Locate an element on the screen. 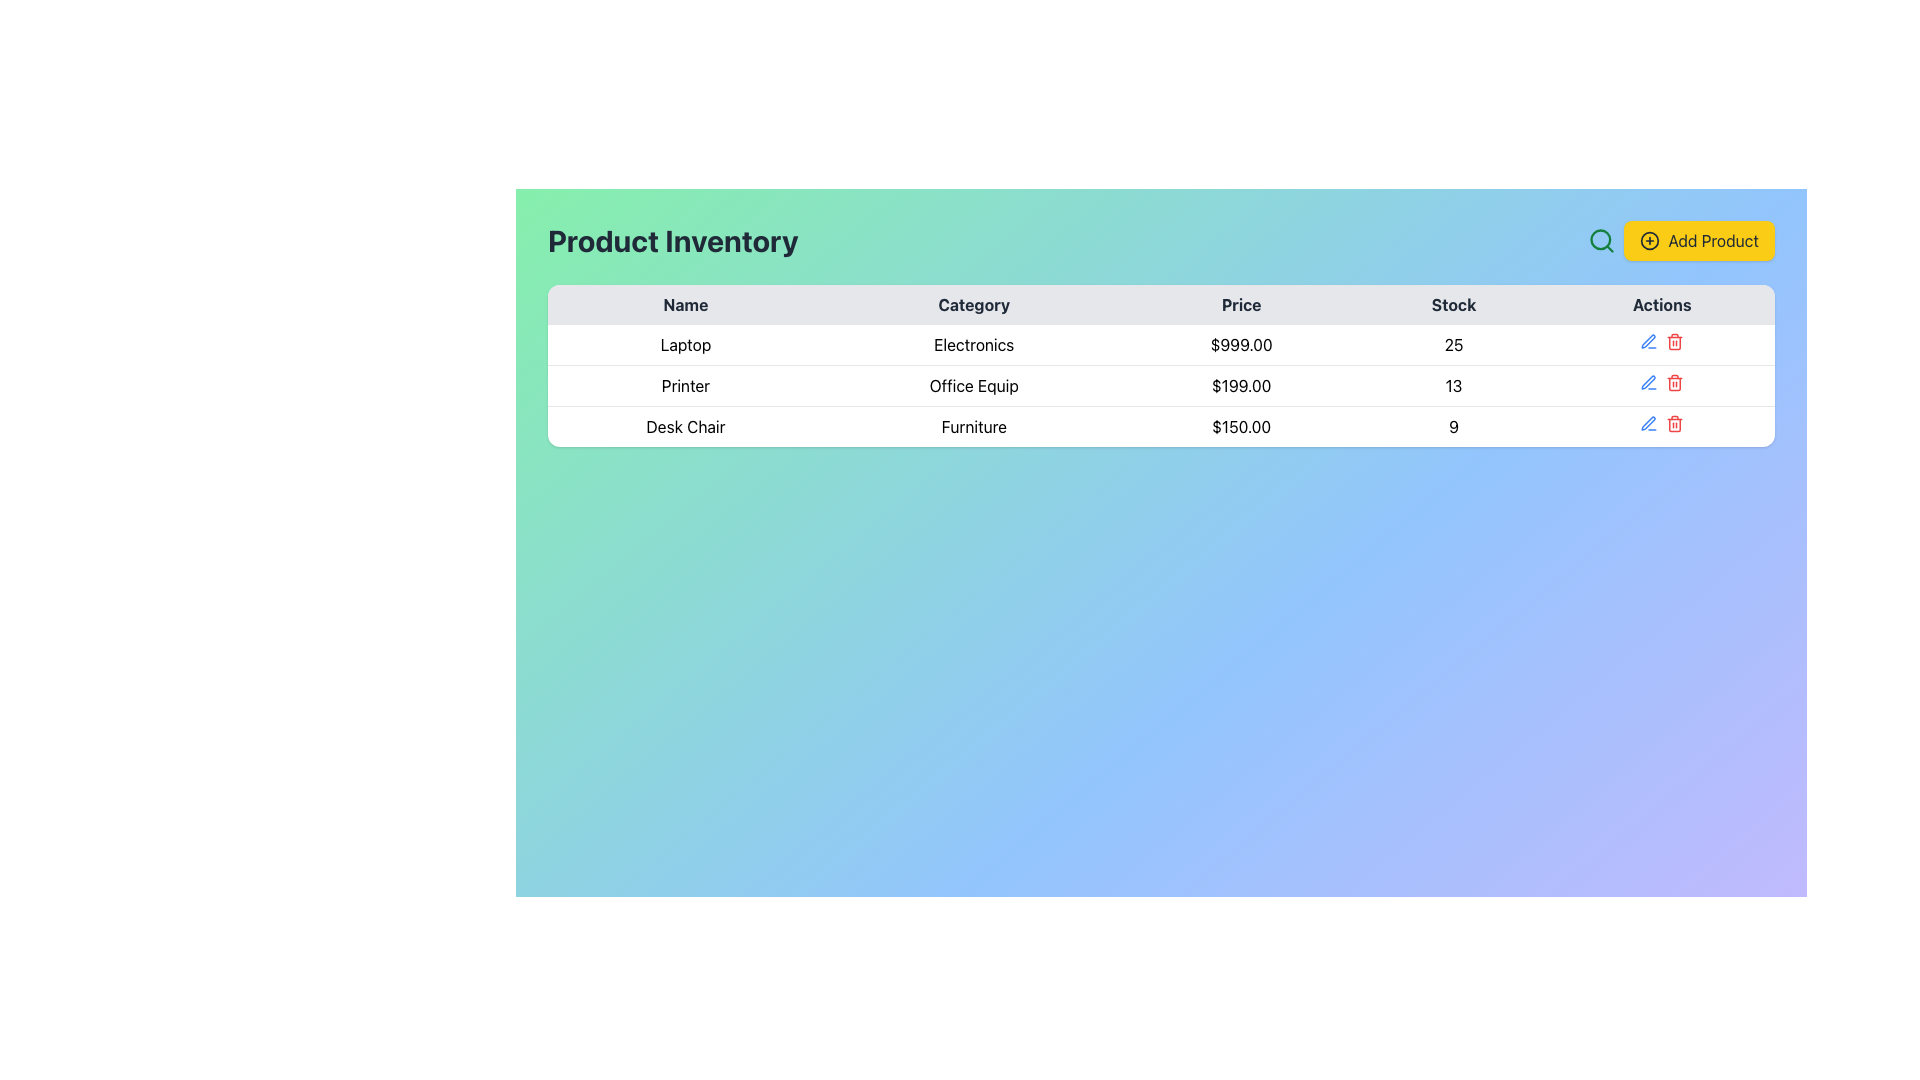  the text entry labeled 'Printer' located in the second row of the table under the 'Name' column is located at coordinates (685, 385).